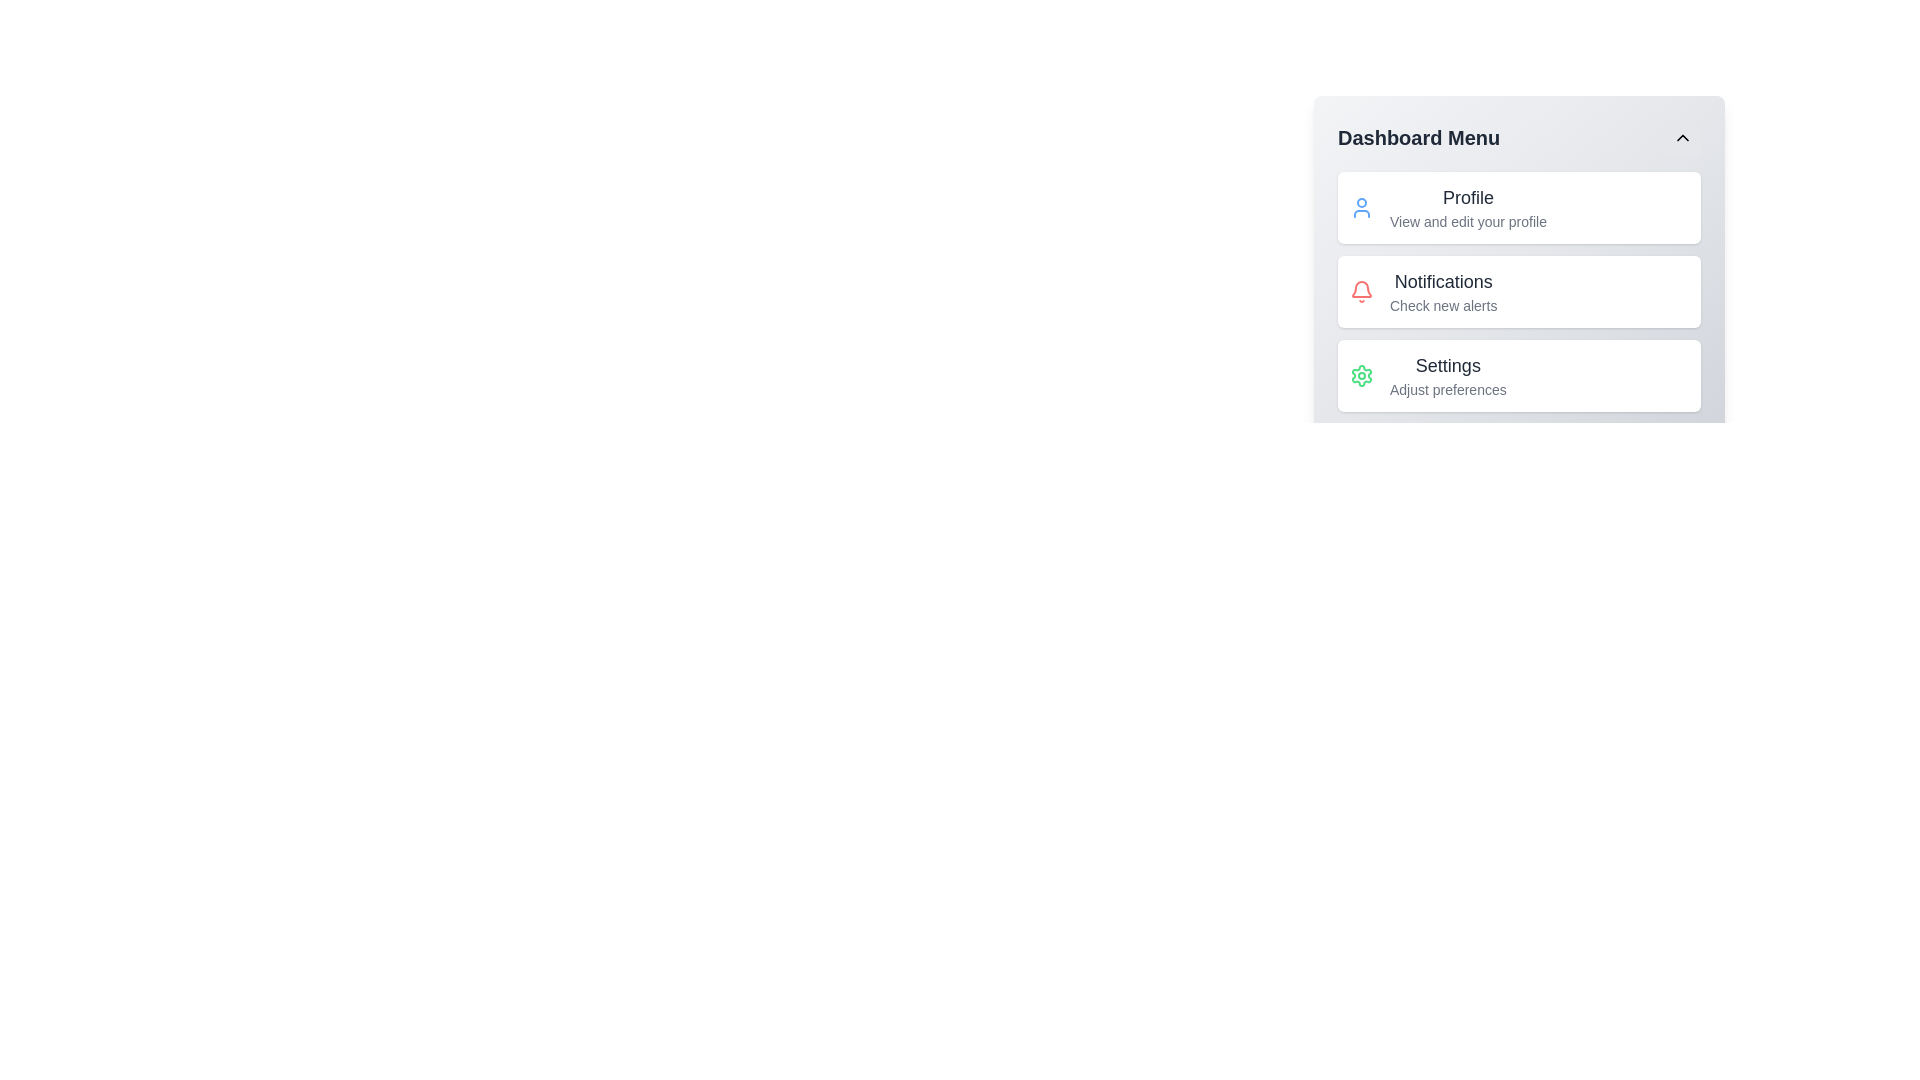 This screenshot has height=1080, width=1920. I want to click on the toggle button to expand or collapse the menu, so click(1682, 137).